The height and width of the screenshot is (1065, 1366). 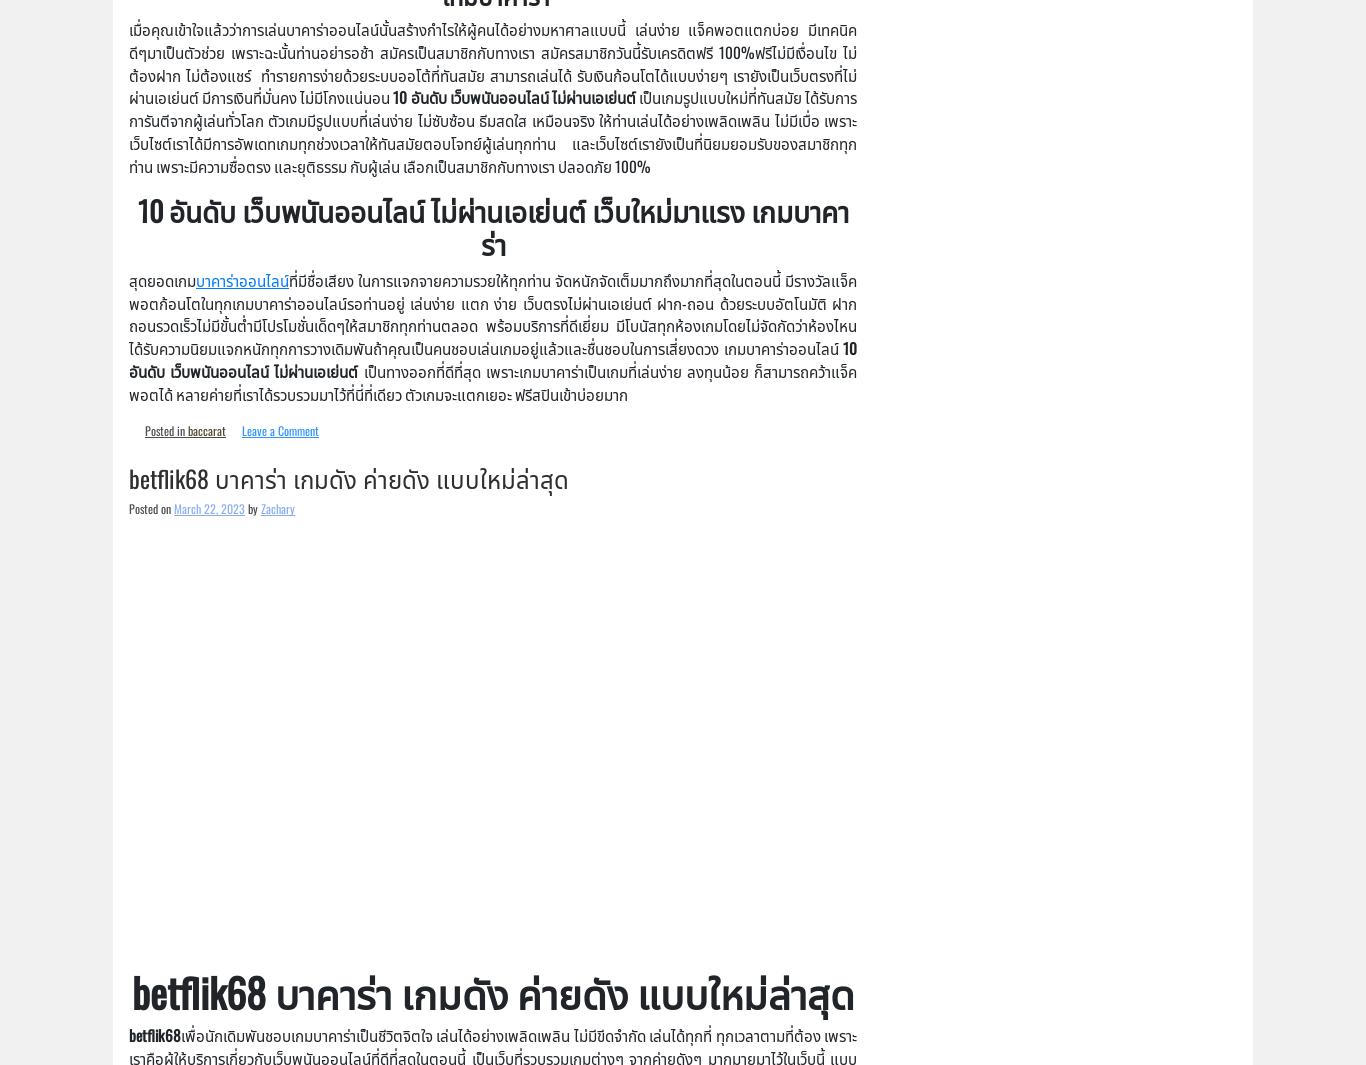 I want to click on 'Leave a Comment', so click(x=280, y=428).